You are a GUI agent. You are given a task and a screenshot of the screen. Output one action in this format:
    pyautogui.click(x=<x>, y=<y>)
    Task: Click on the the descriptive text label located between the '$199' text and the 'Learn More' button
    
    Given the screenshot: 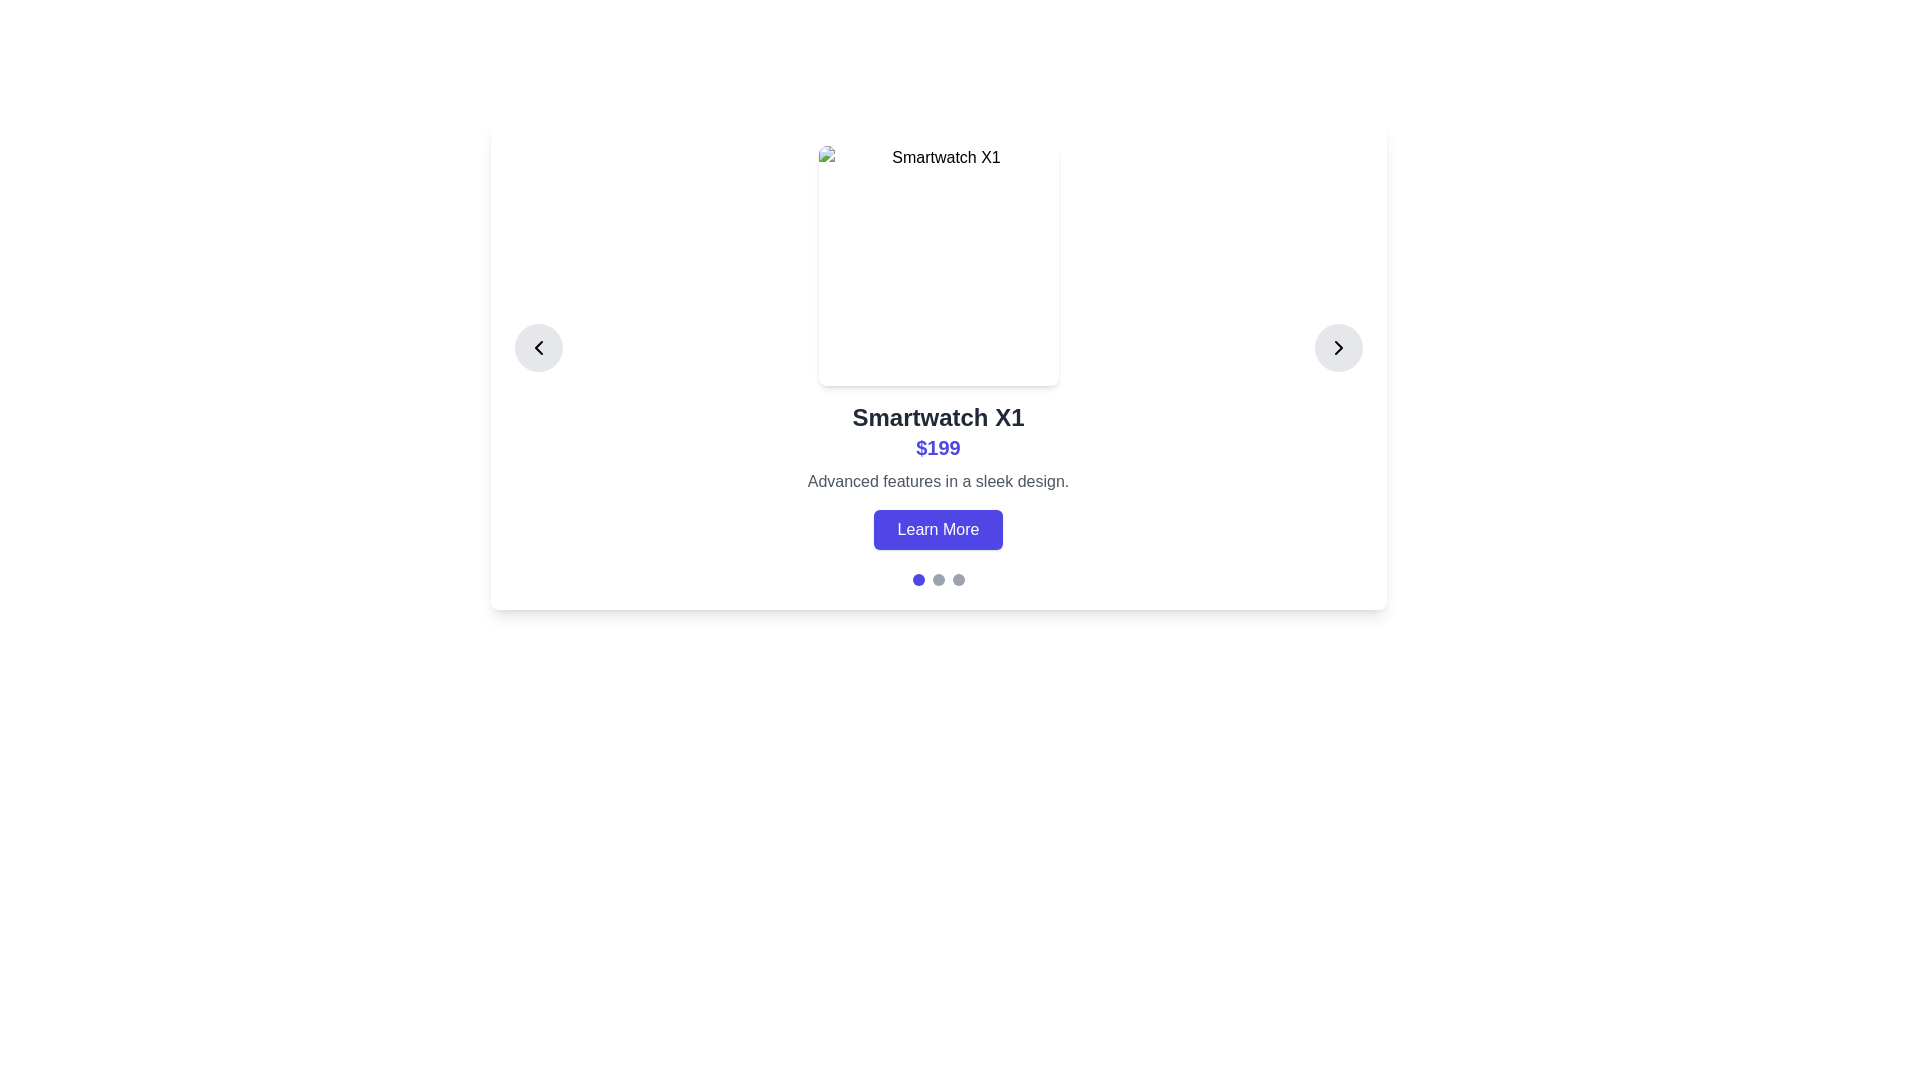 What is the action you would take?
    pyautogui.click(x=937, y=482)
    